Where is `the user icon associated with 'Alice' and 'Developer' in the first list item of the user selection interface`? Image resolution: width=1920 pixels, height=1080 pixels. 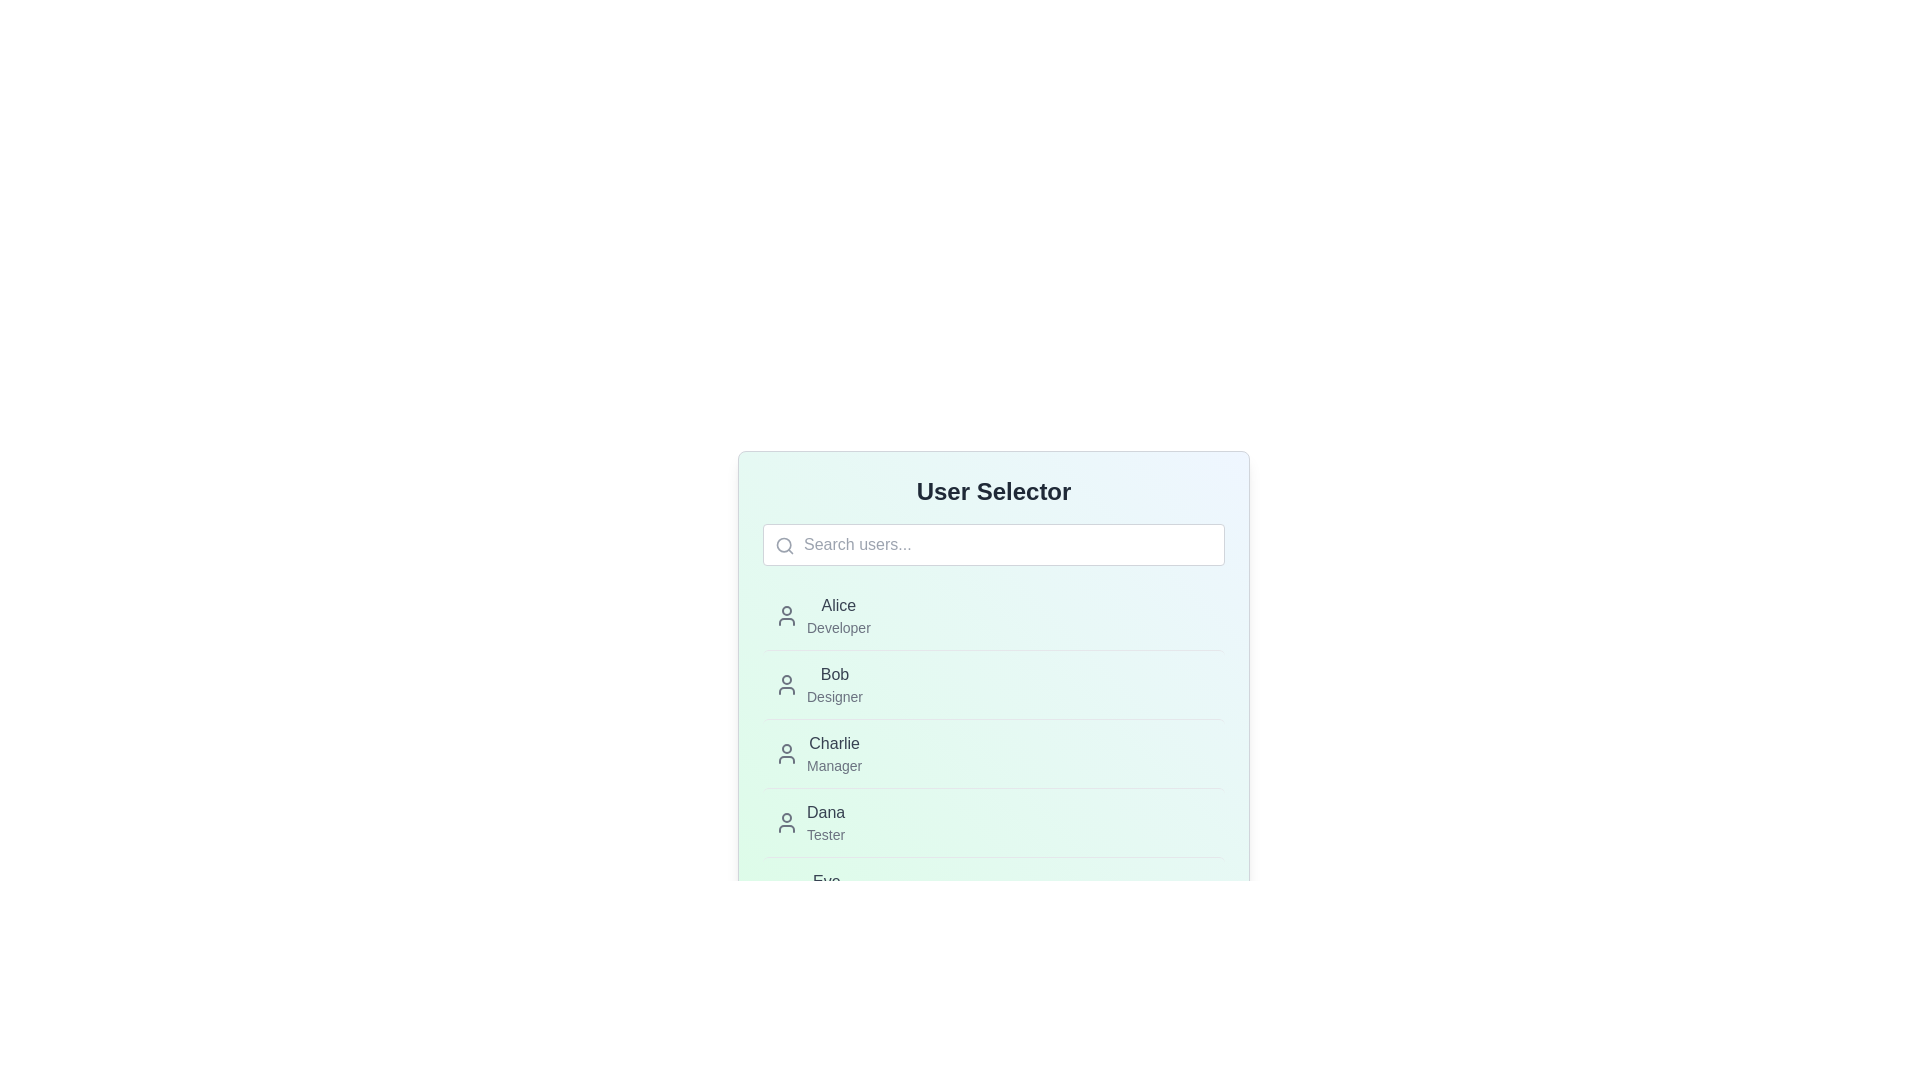
the user icon associated with 'Alice' and 'Developer' in the first list item of the user selection interface is located at coordinates (786, 615).